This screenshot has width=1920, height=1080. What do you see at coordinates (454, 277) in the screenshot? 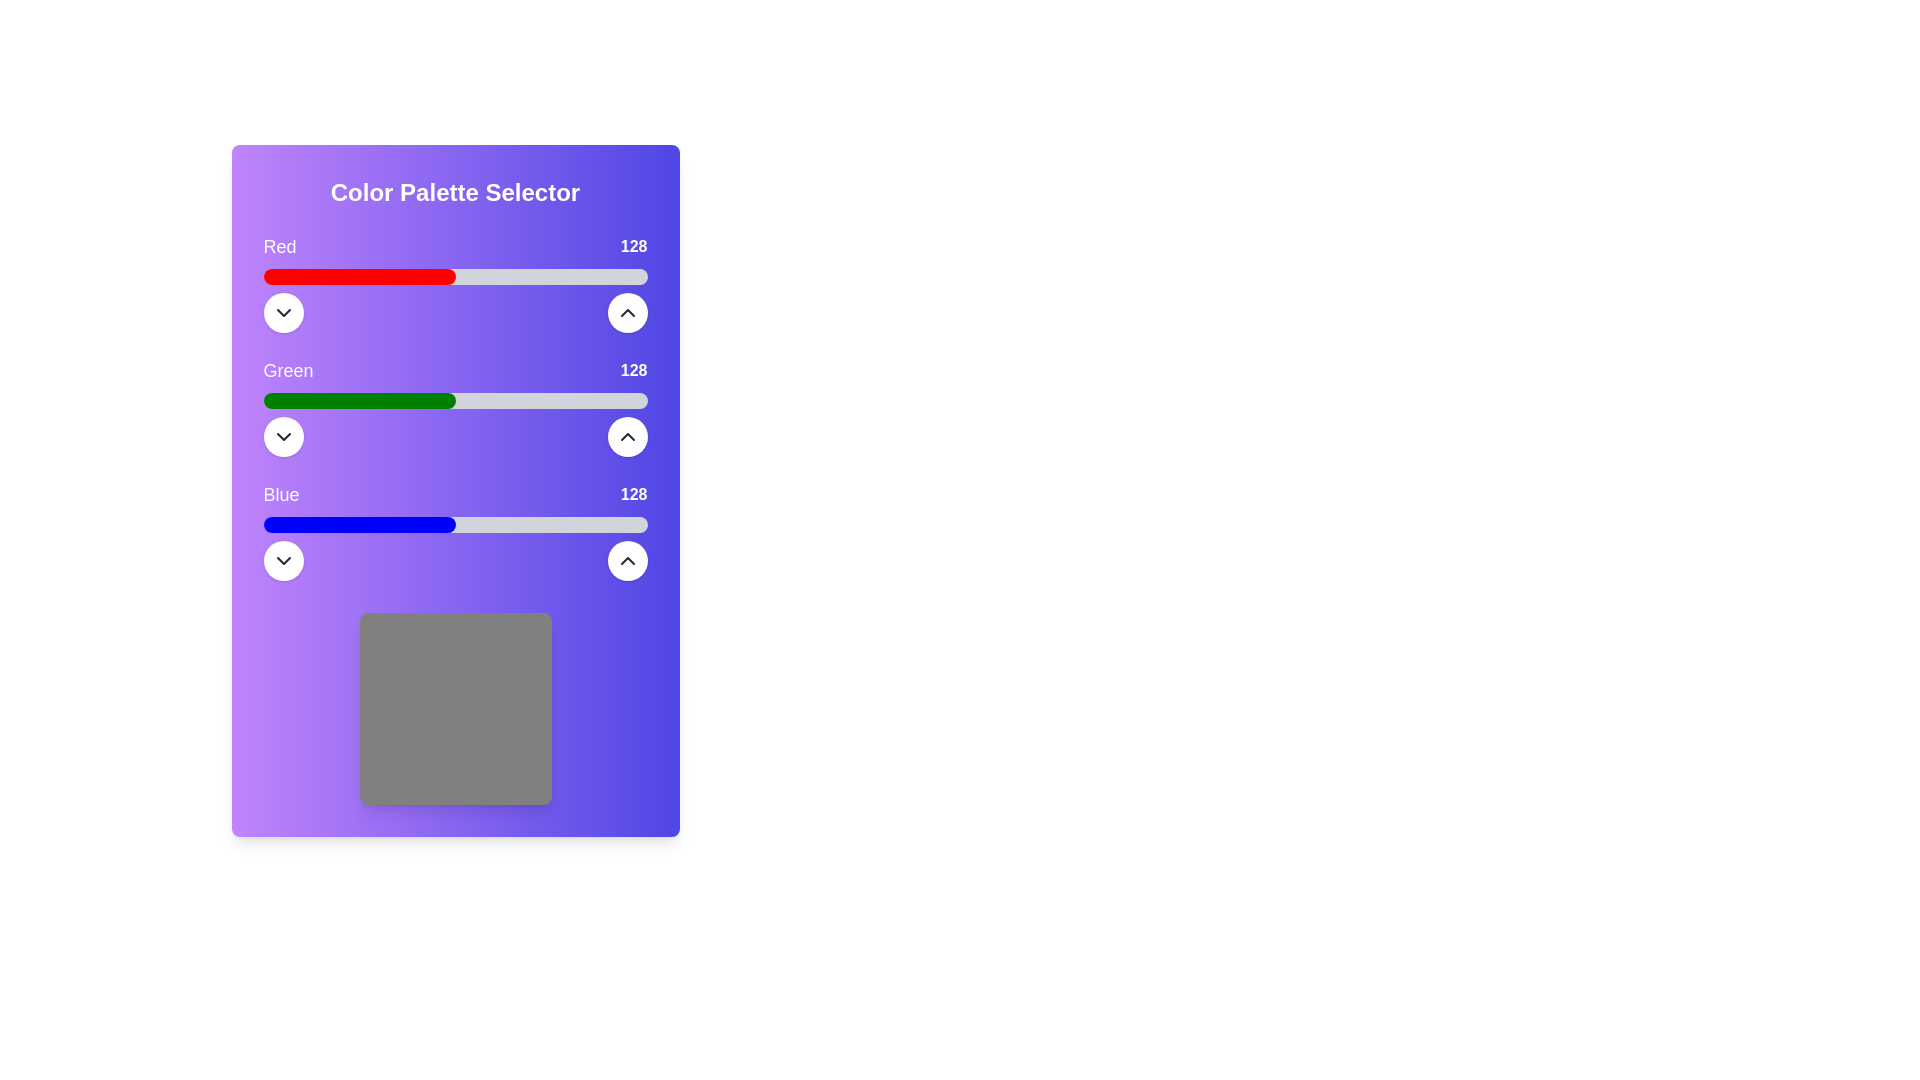
I see `the first progress bar representing the red color intensity, located below the text 'Red128'` at bounding box center [454, 277].